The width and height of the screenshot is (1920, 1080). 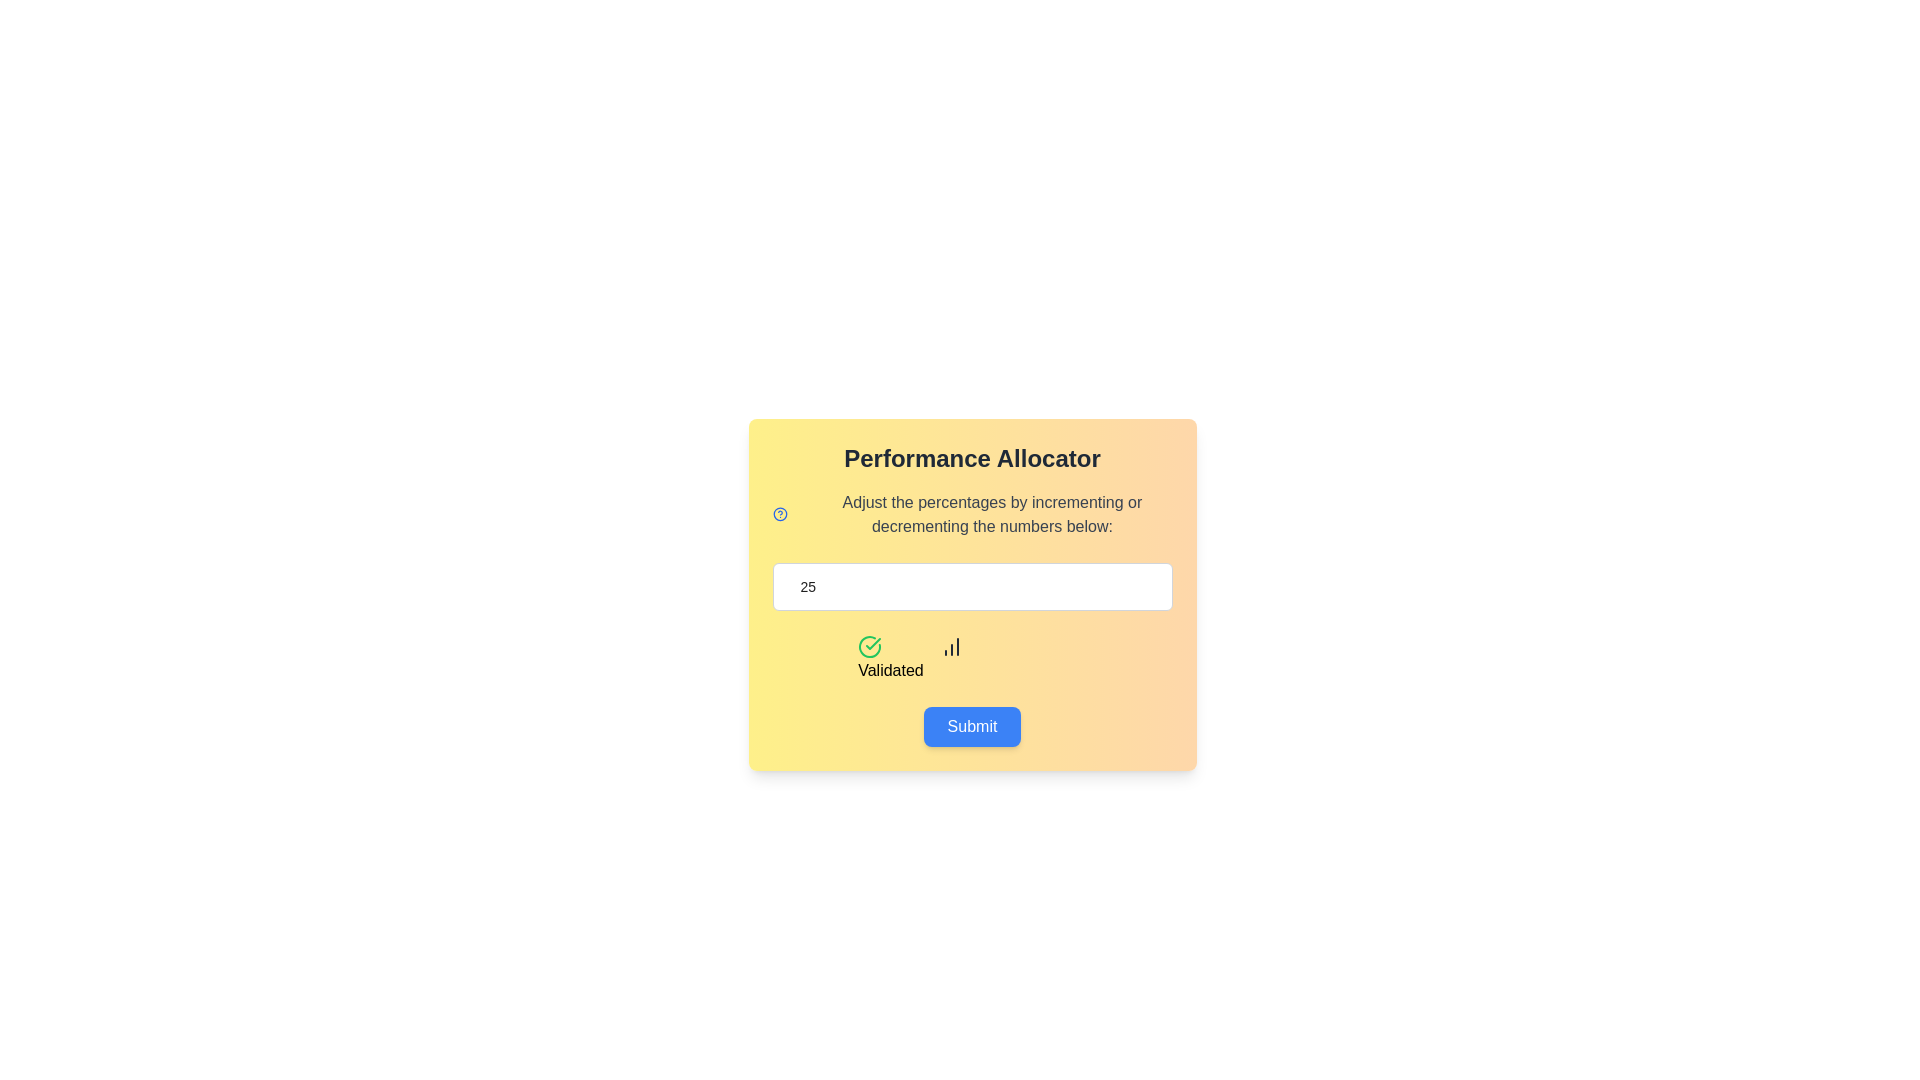 What do you see at coordinates (889, 659) in the screenshot?
I see `the status display label with an icon on the leftmost column` at bounding box center [889, 659].